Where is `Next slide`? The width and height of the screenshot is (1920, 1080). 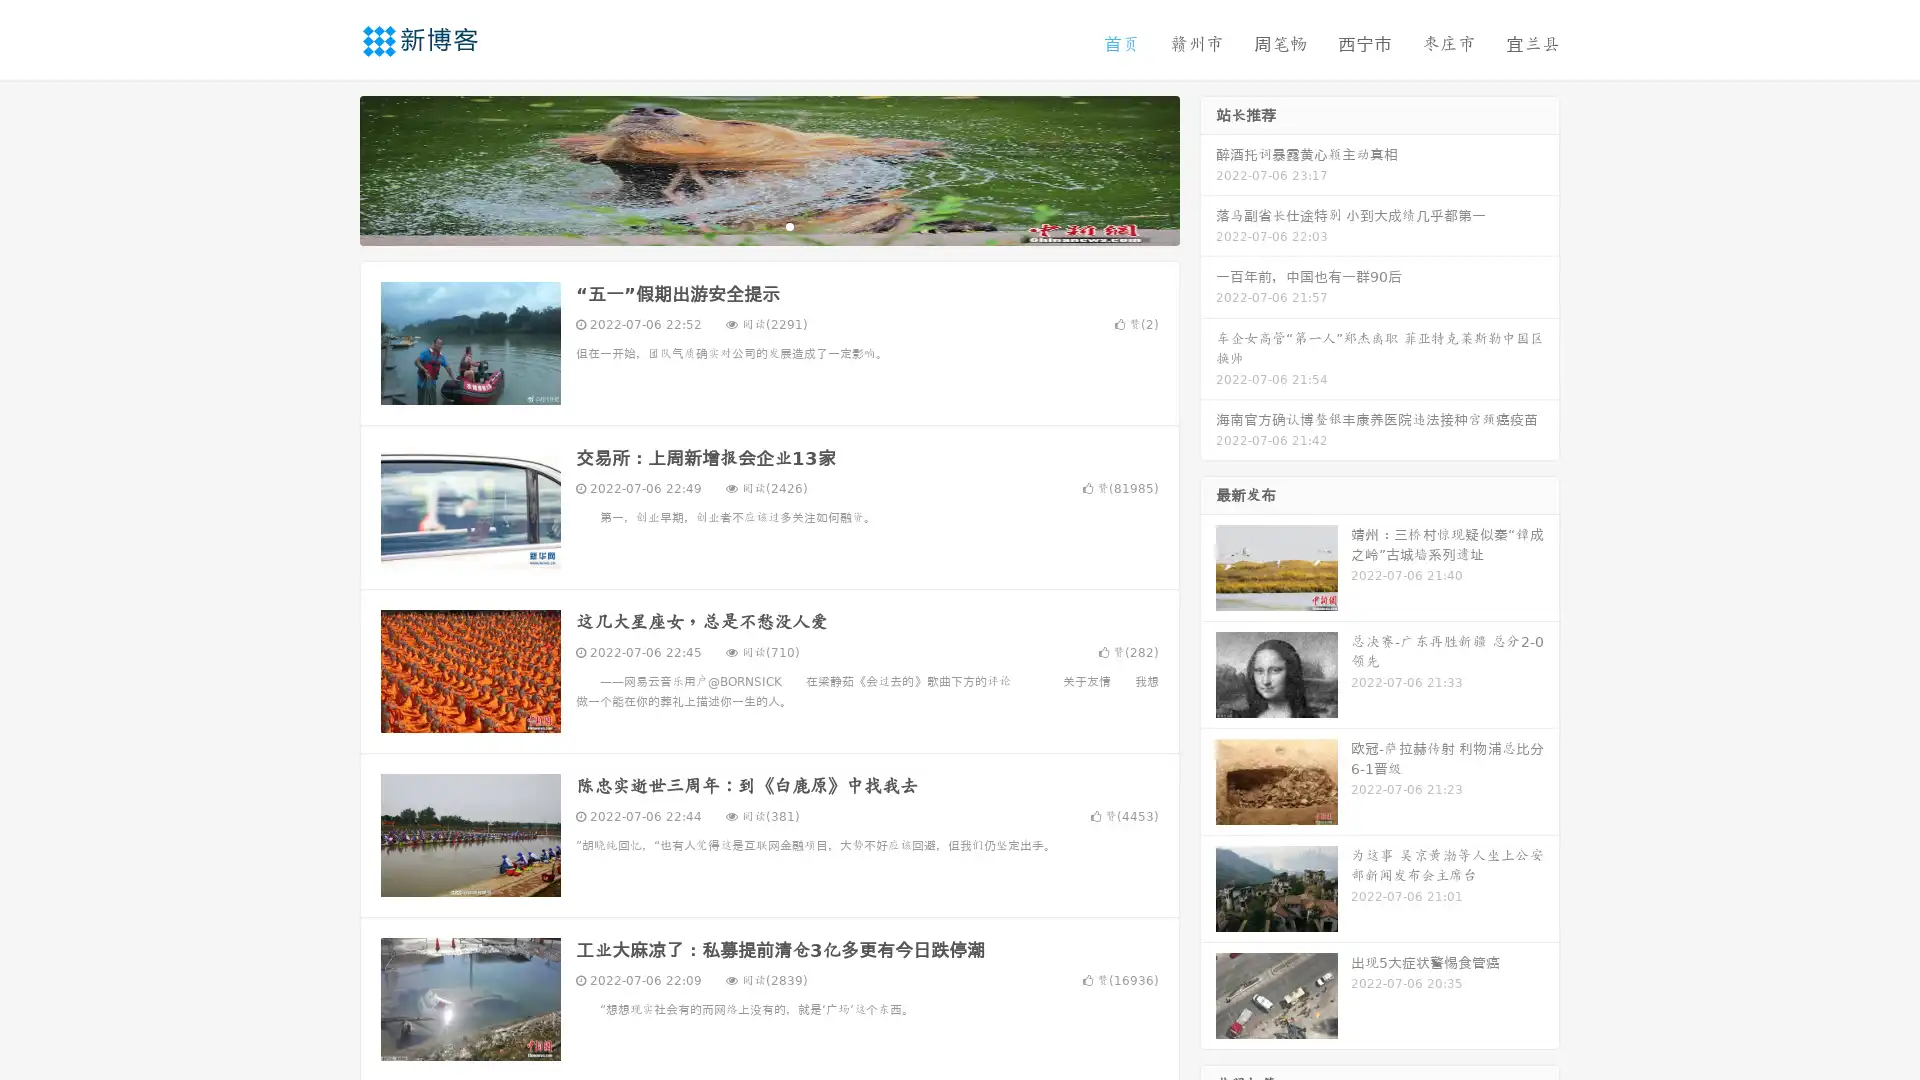 Next slide is located at coordinates (1208, 168).